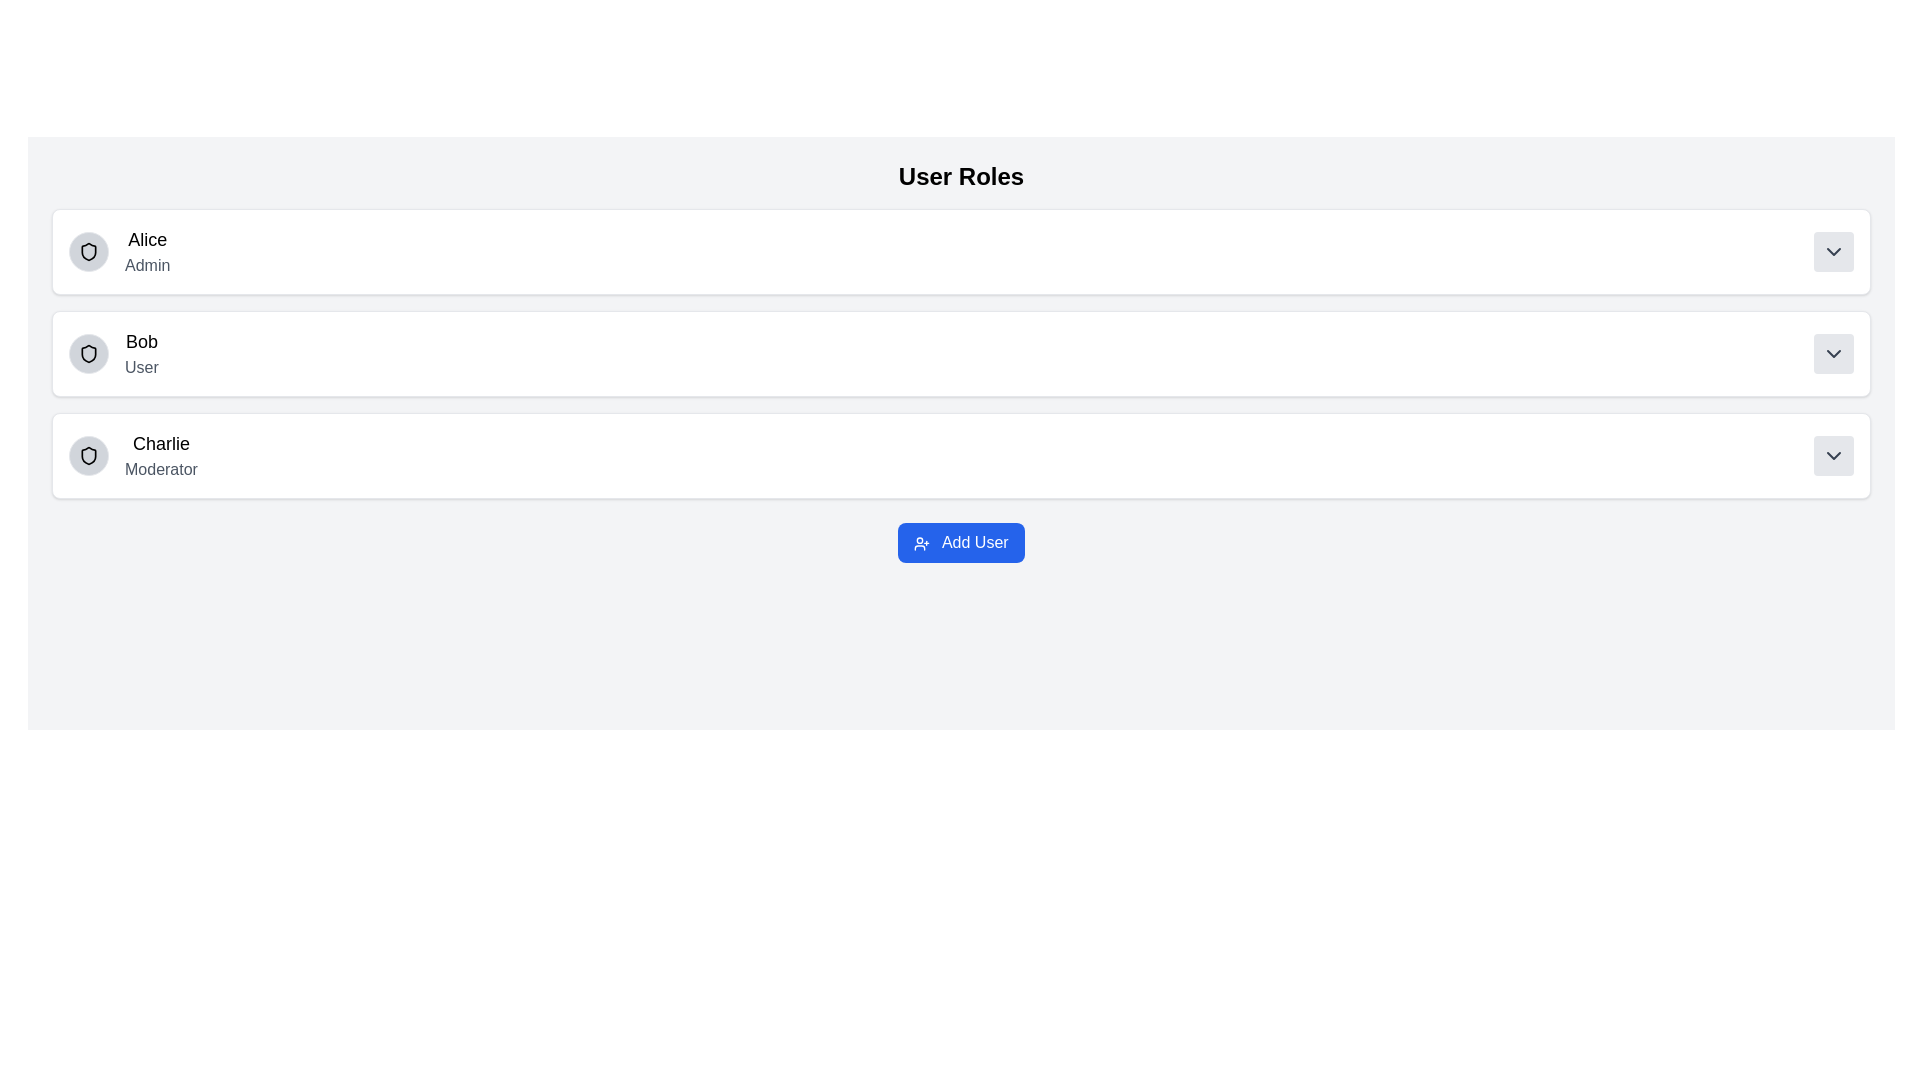 This screenshot has width=1920, height=1080. Describe the element at coordinates (961, 353) in the screenshot. I see `the interactive card representing the second user entry` at that location.